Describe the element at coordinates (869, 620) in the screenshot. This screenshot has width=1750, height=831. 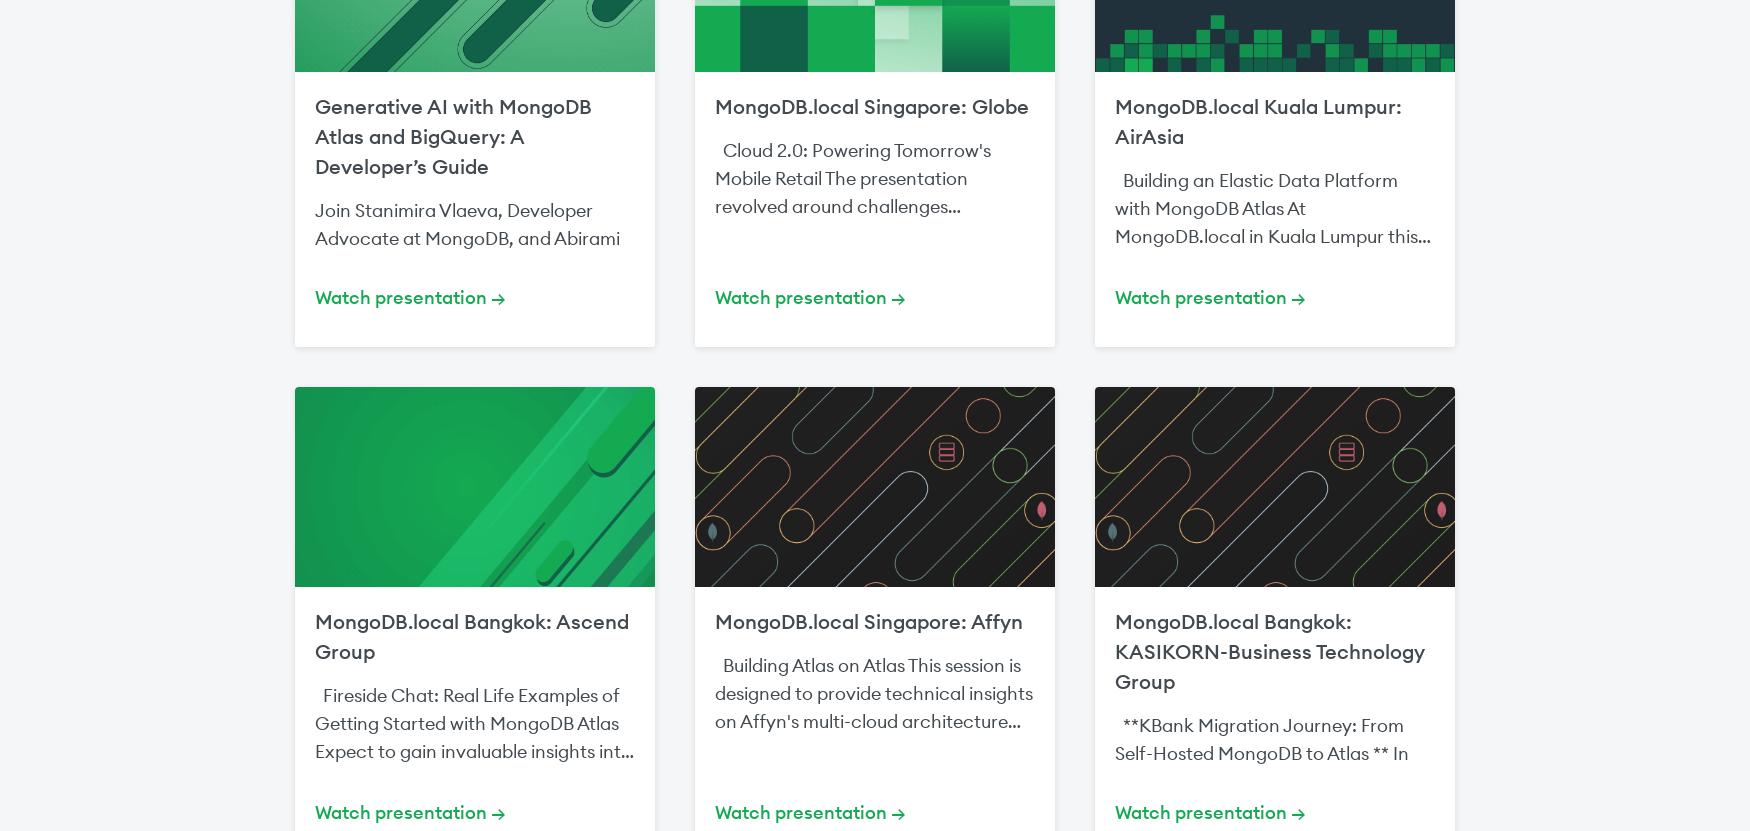
I see `'MongoDB.local Singapore: Affyn'` at that location.